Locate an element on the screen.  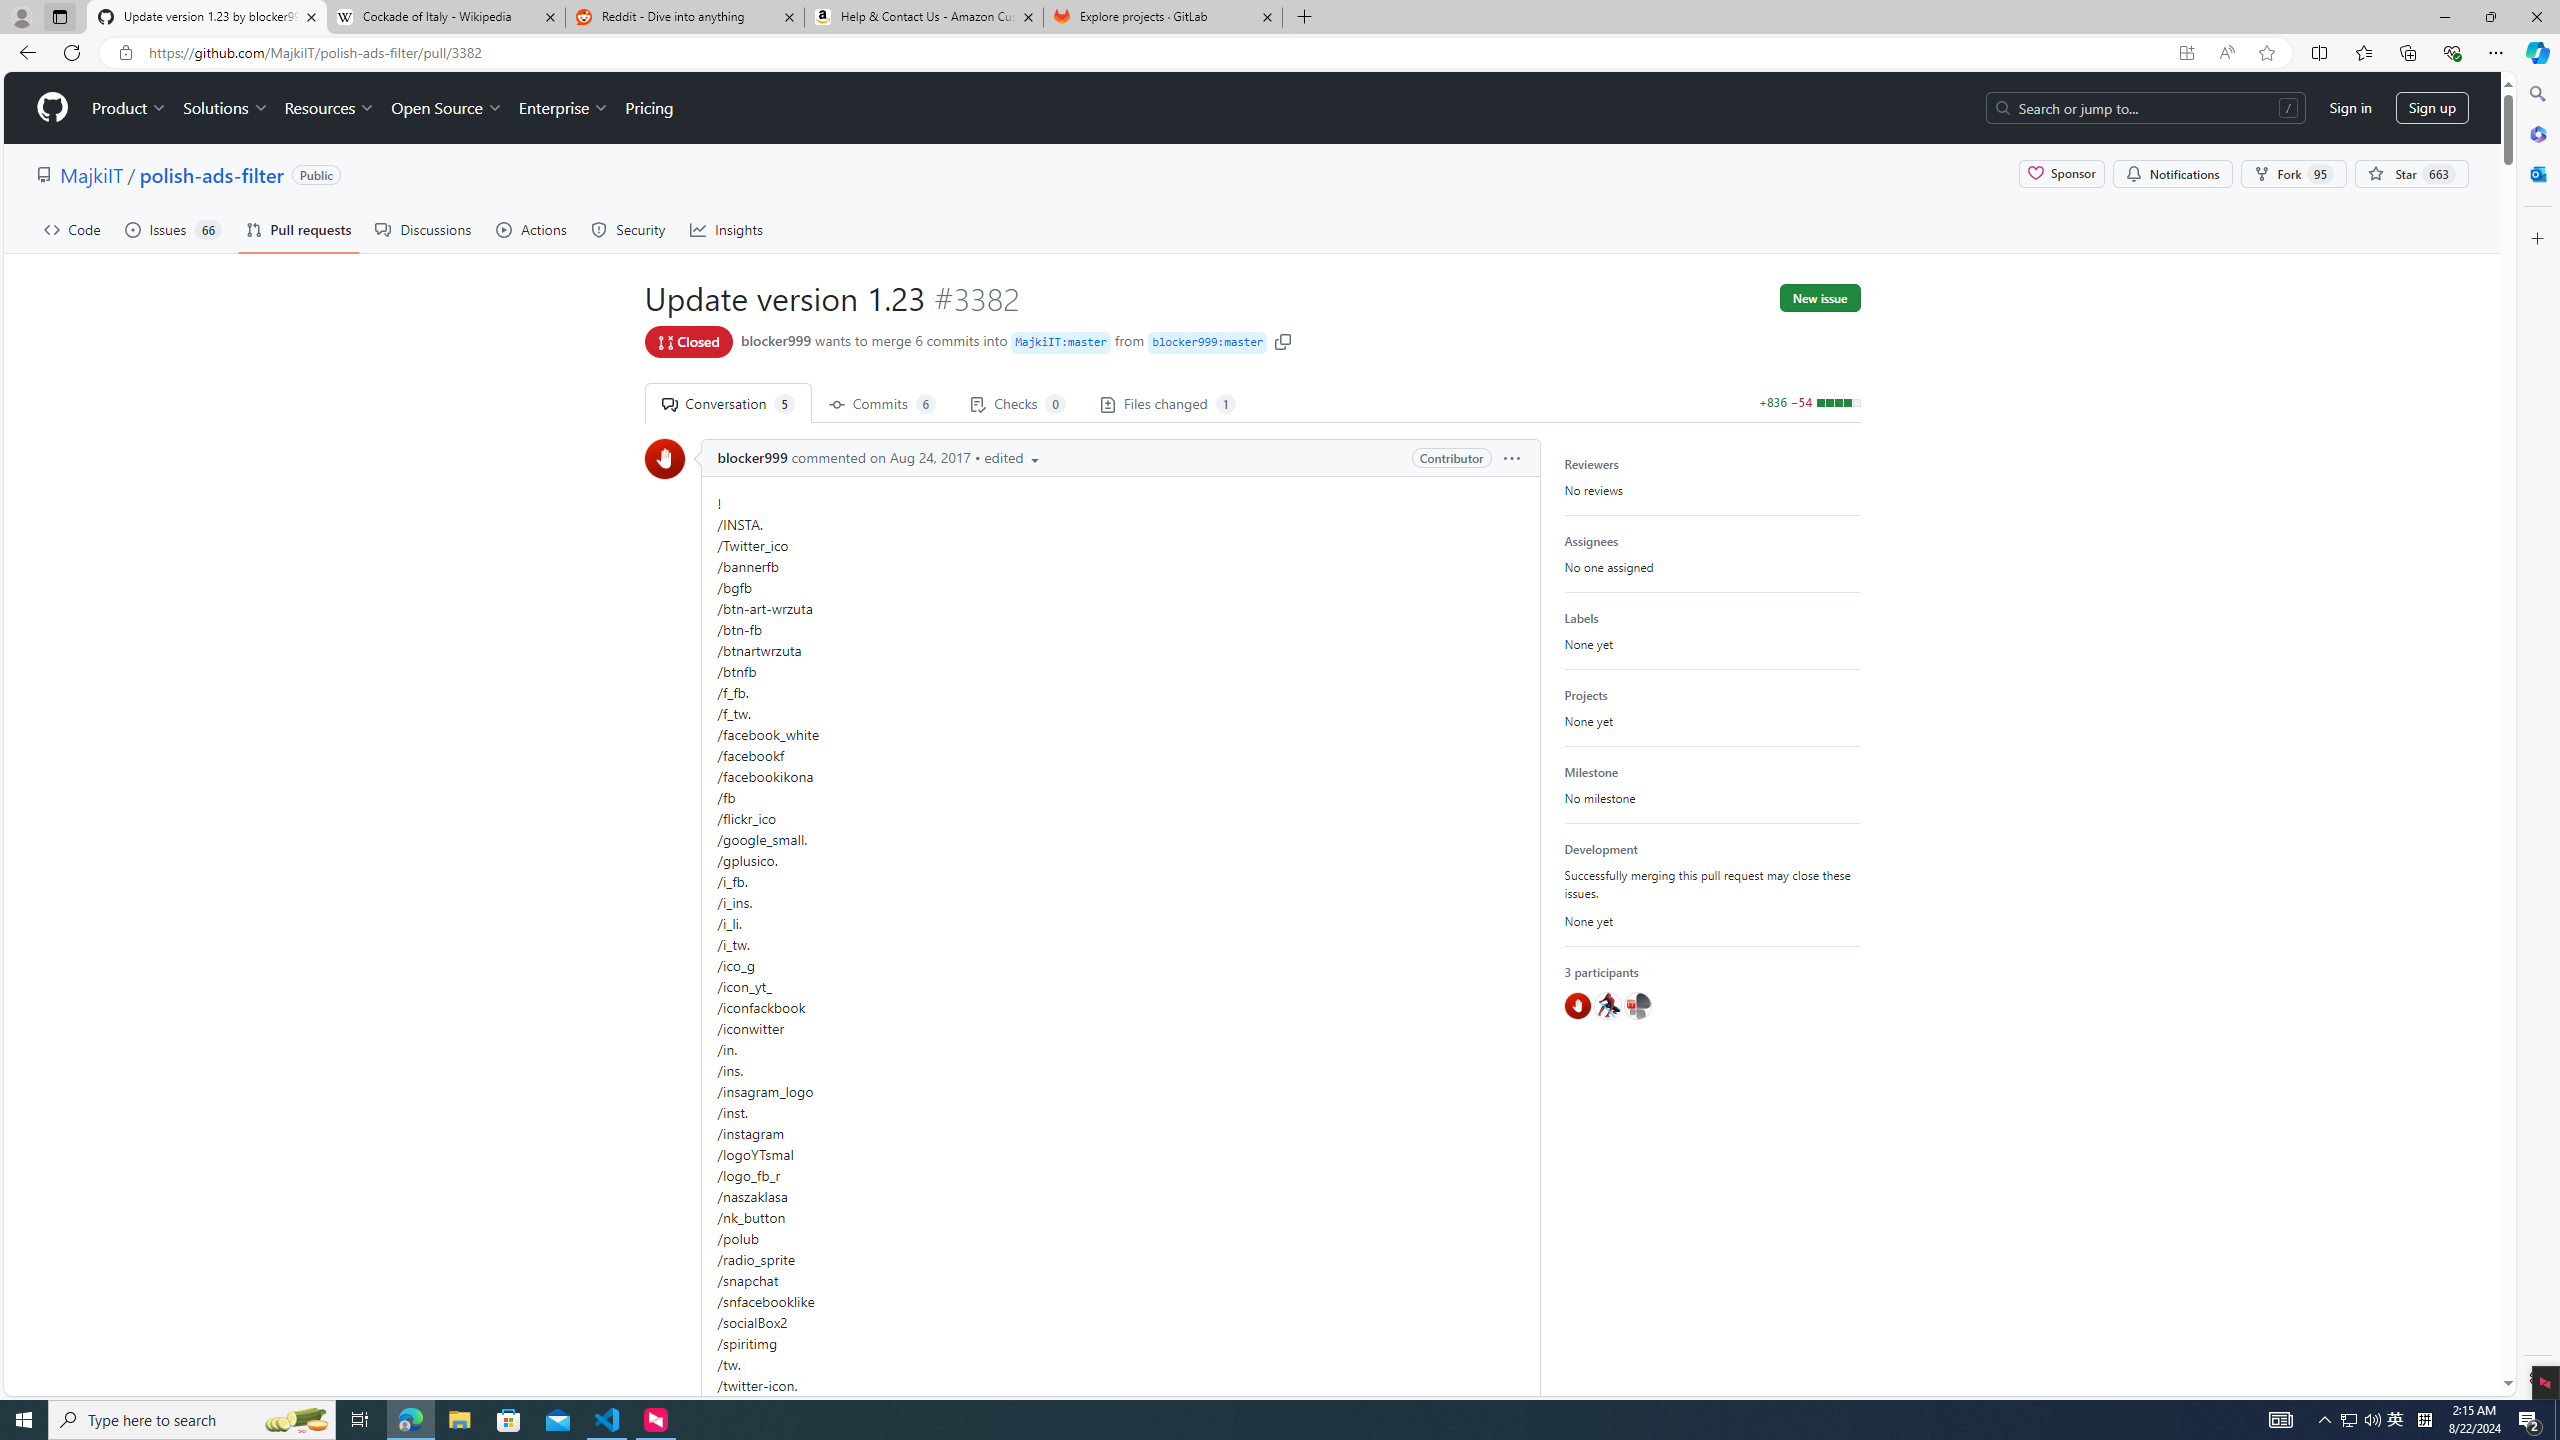
'Open Source' is located at coordinates (448, 107).